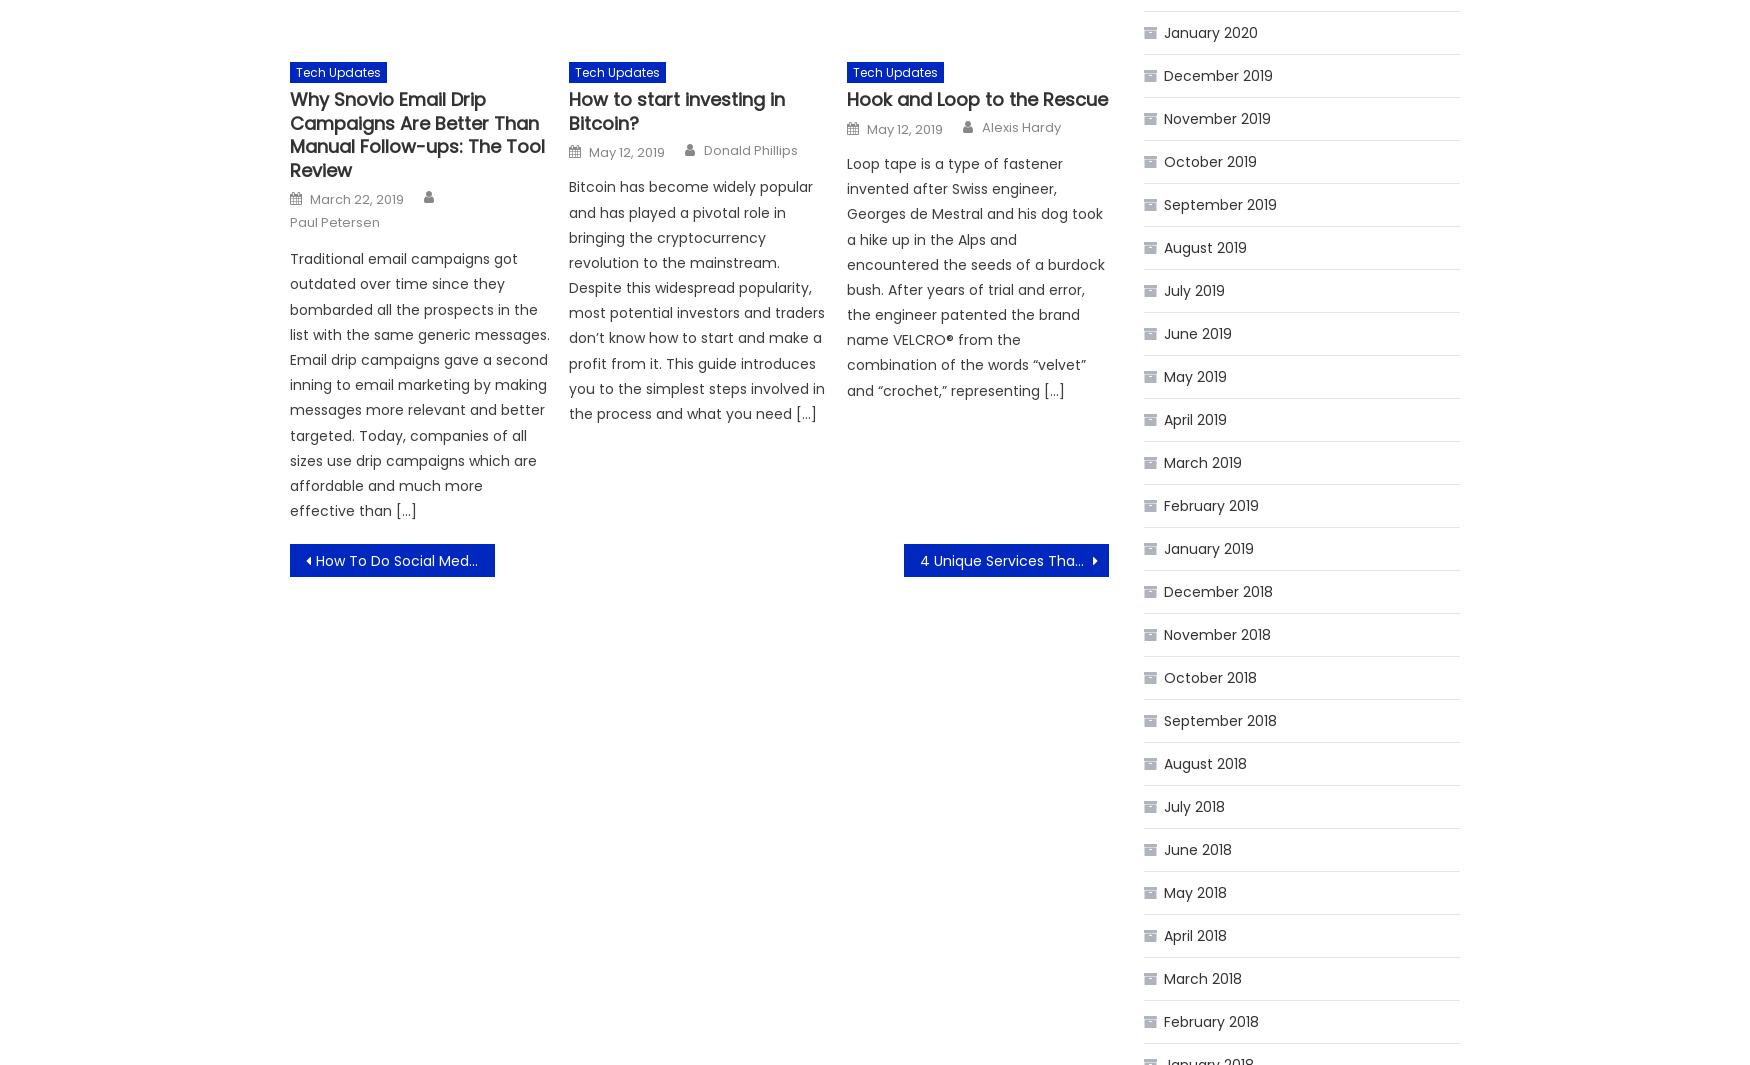  I want to click on 'May 2018', so click(1195, 893).